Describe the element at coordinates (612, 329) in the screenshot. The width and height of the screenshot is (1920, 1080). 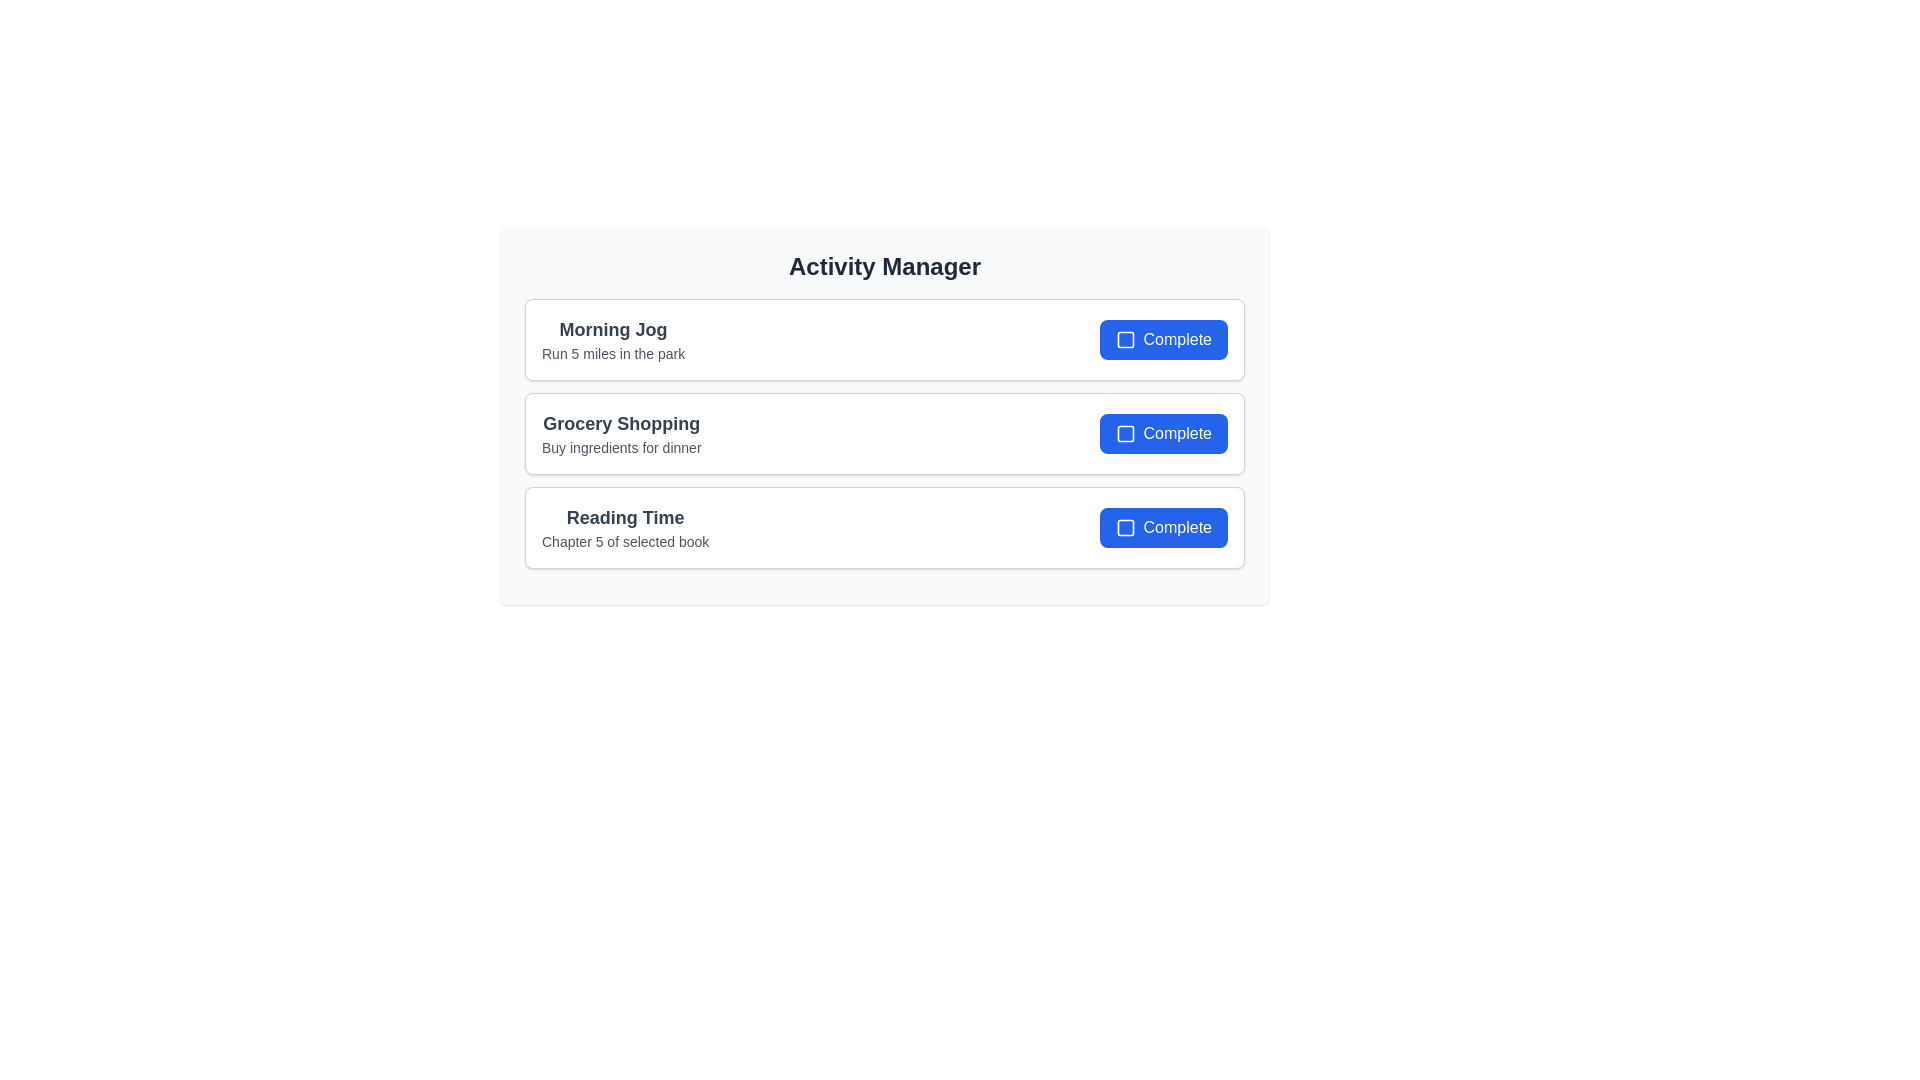
I see `the non-interactive text label that identifies the activity as 'Morning Jog', positioned above the text 'Run 5 miles in the park'` at that location.